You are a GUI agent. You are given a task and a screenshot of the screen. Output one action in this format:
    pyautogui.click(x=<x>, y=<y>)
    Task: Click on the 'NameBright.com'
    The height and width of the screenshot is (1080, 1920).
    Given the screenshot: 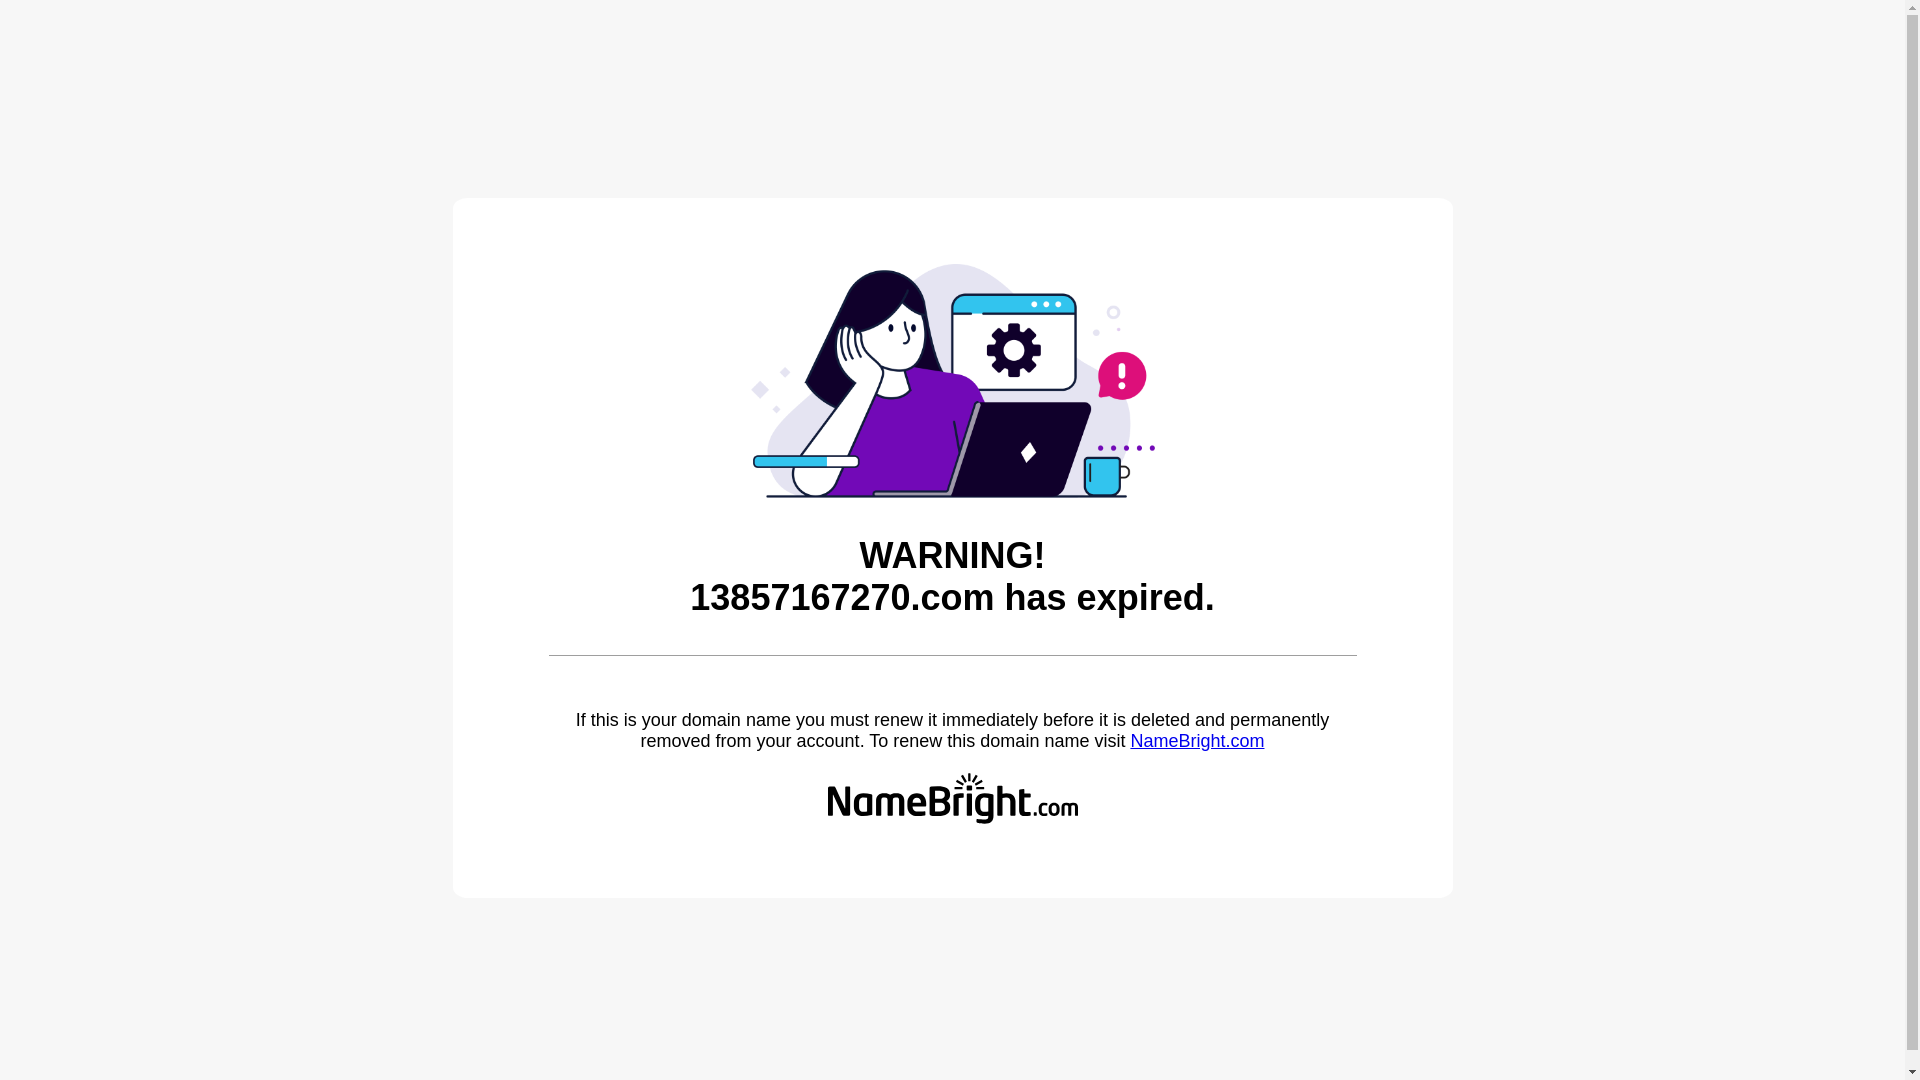 What is the action you would take?
    pyautogui.click(x=1196, y=740)
    